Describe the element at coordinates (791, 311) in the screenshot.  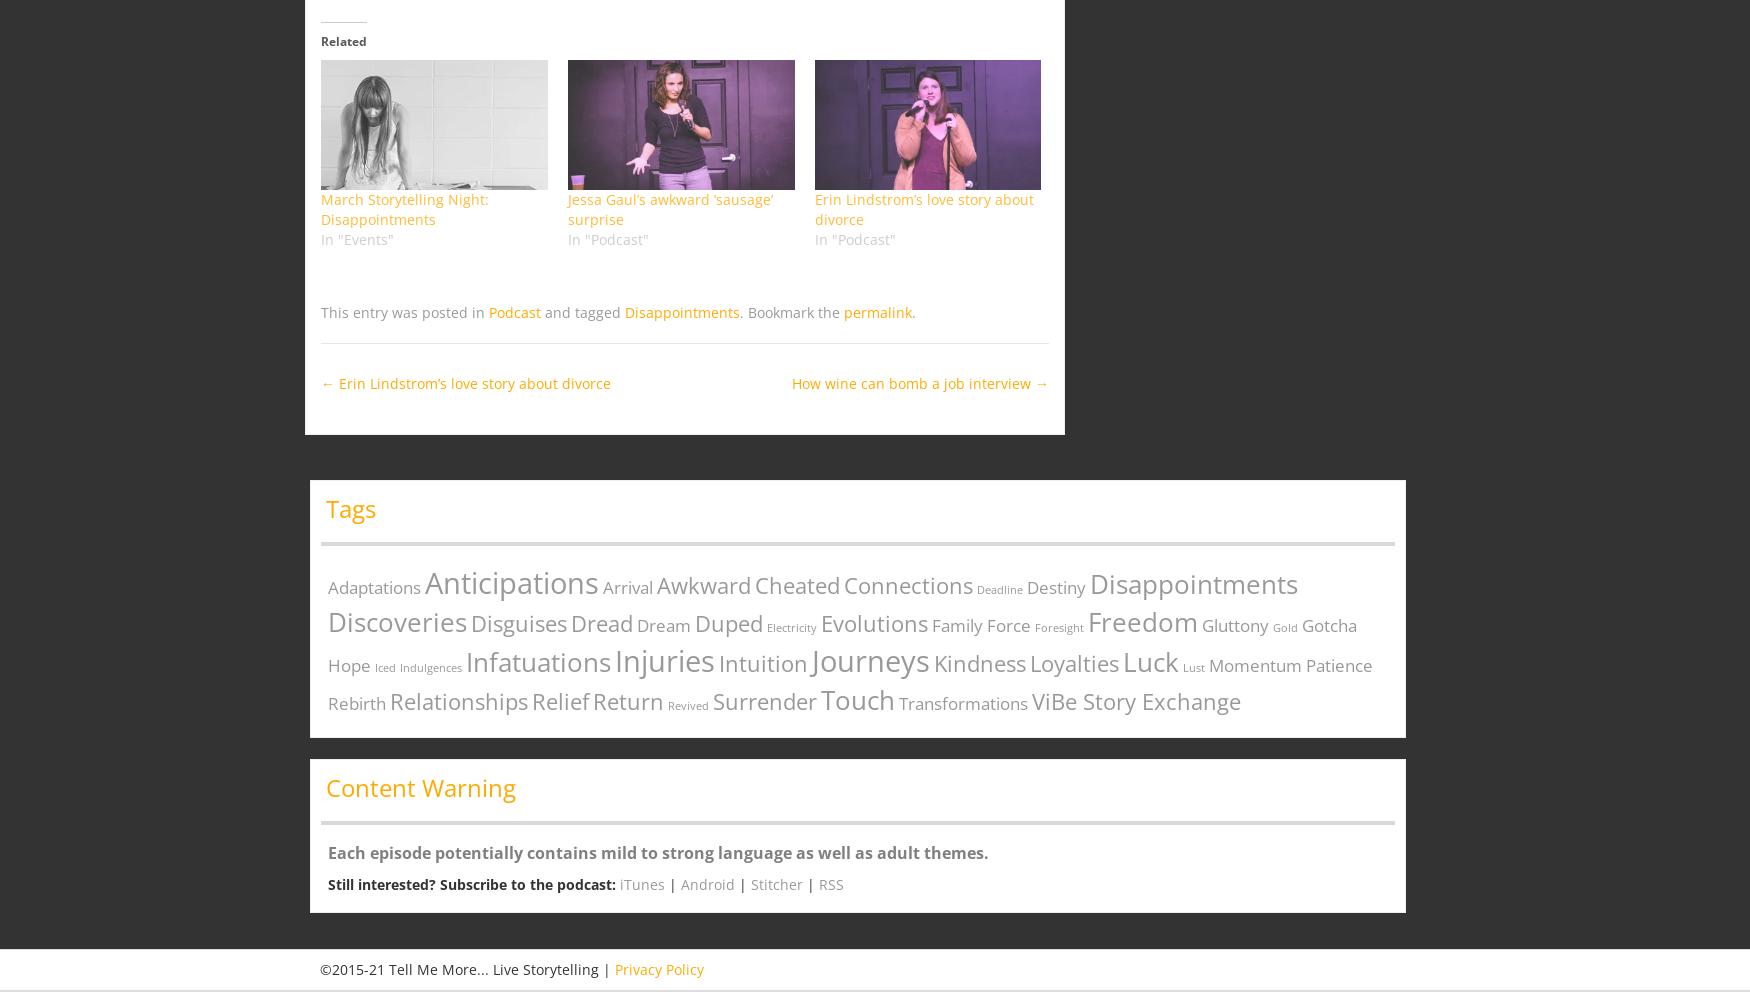
I see `'. Bookmark the'` at that location.